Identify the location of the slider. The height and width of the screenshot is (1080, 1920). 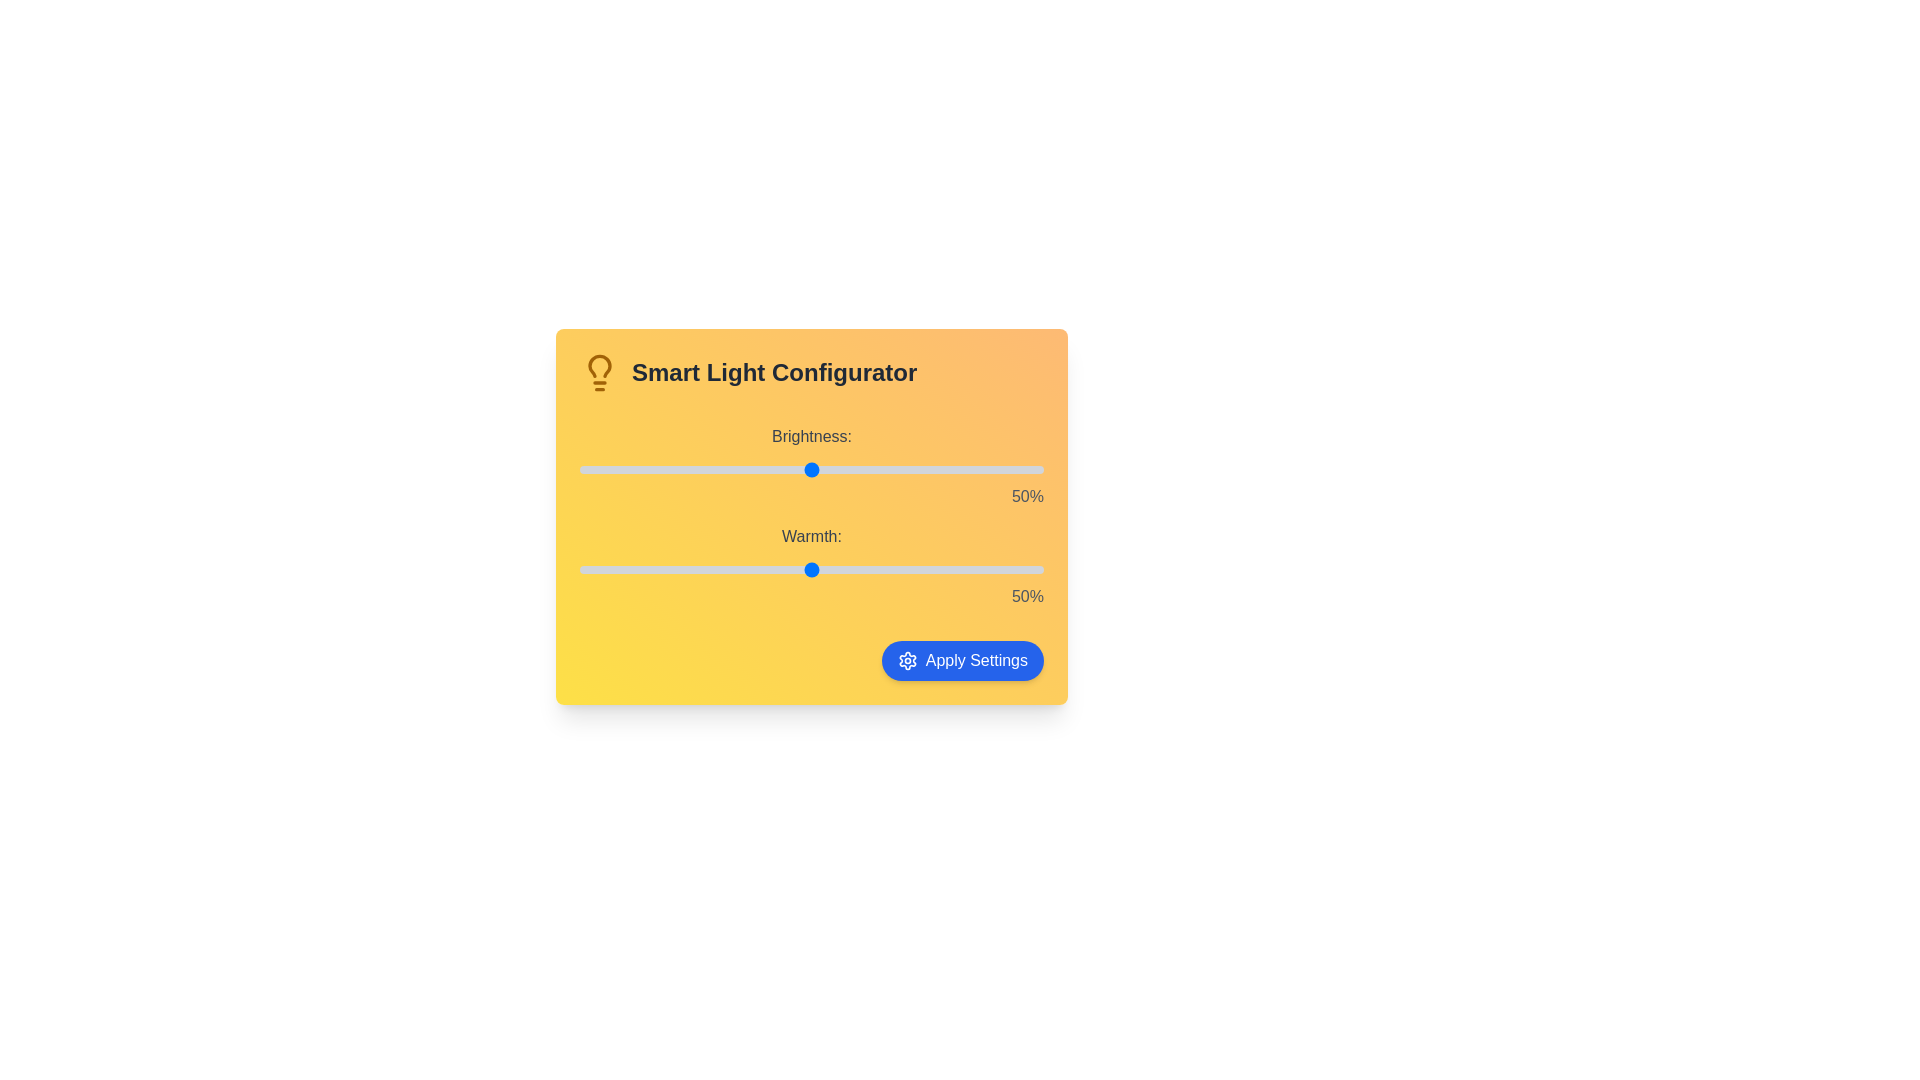
(778, 570).